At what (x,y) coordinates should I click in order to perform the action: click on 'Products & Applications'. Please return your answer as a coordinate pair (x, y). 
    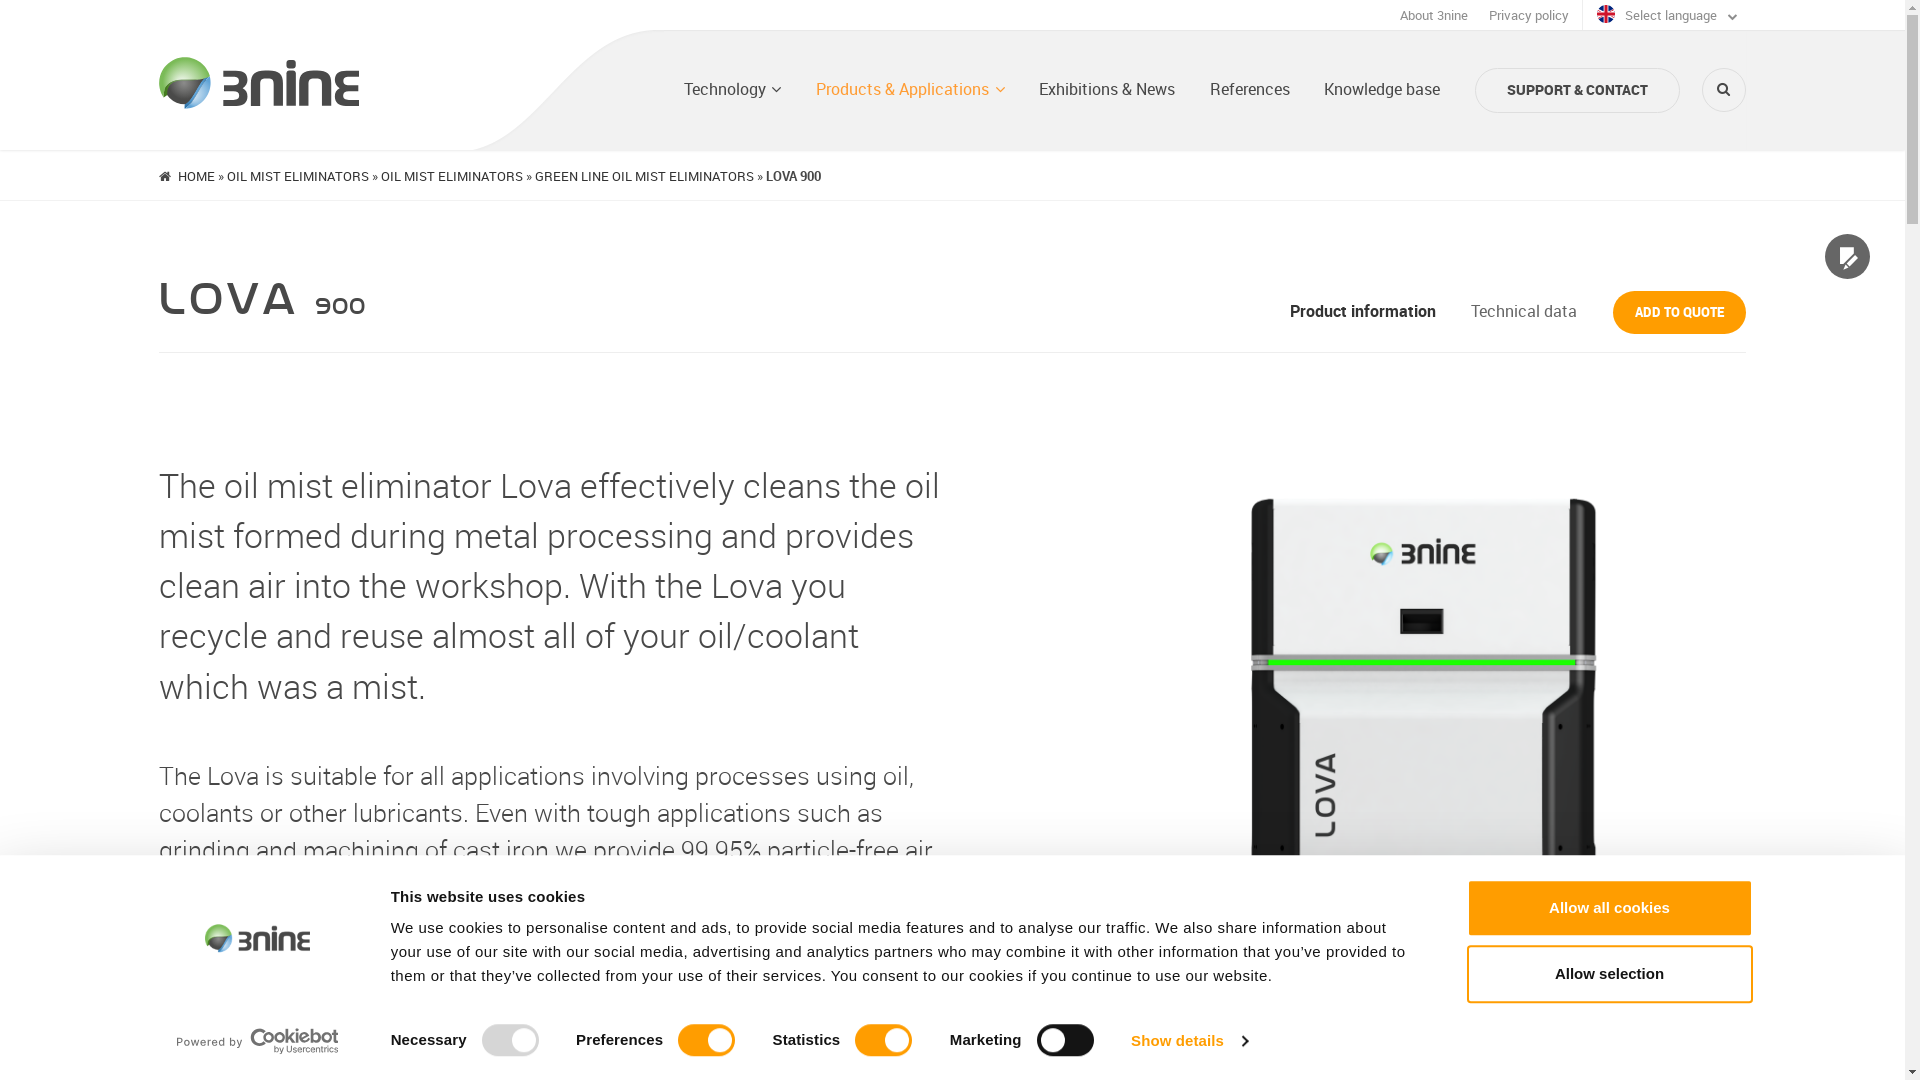
    Looking at the image, I should click on (909, 88).